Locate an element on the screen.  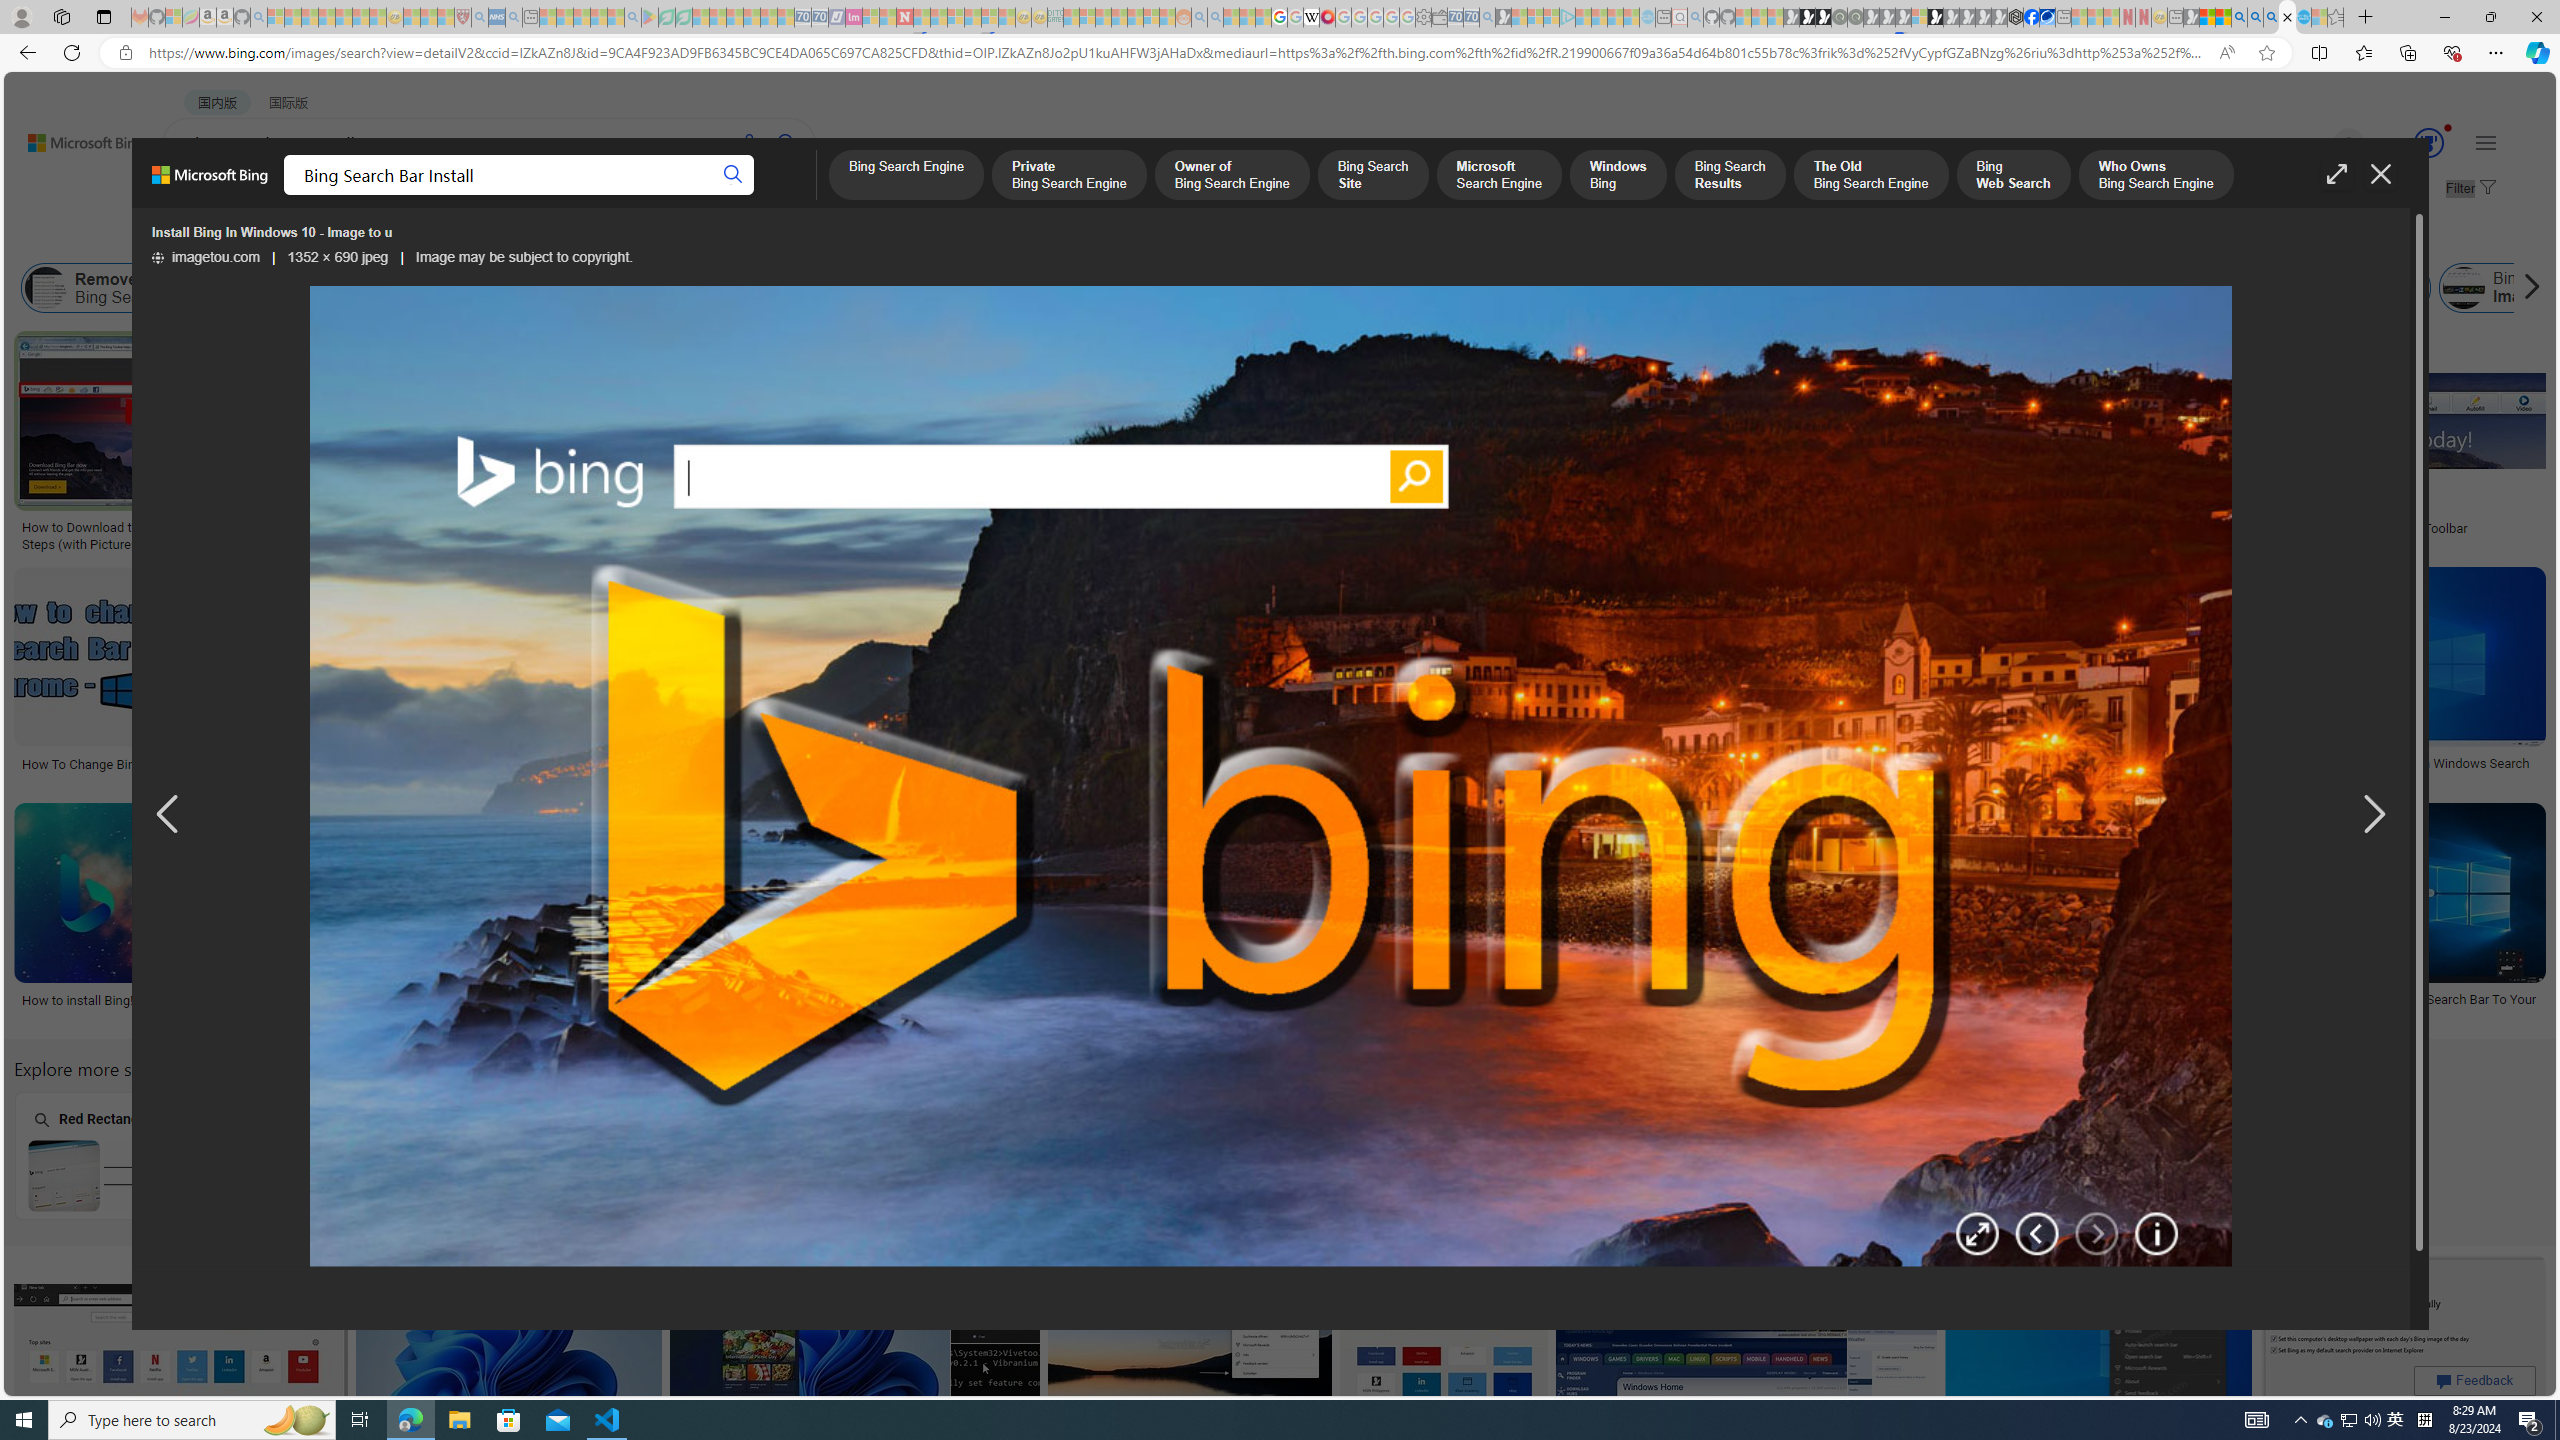
'Bing Search Bar Install - Search Images' is located at coordinates (2286, 16).